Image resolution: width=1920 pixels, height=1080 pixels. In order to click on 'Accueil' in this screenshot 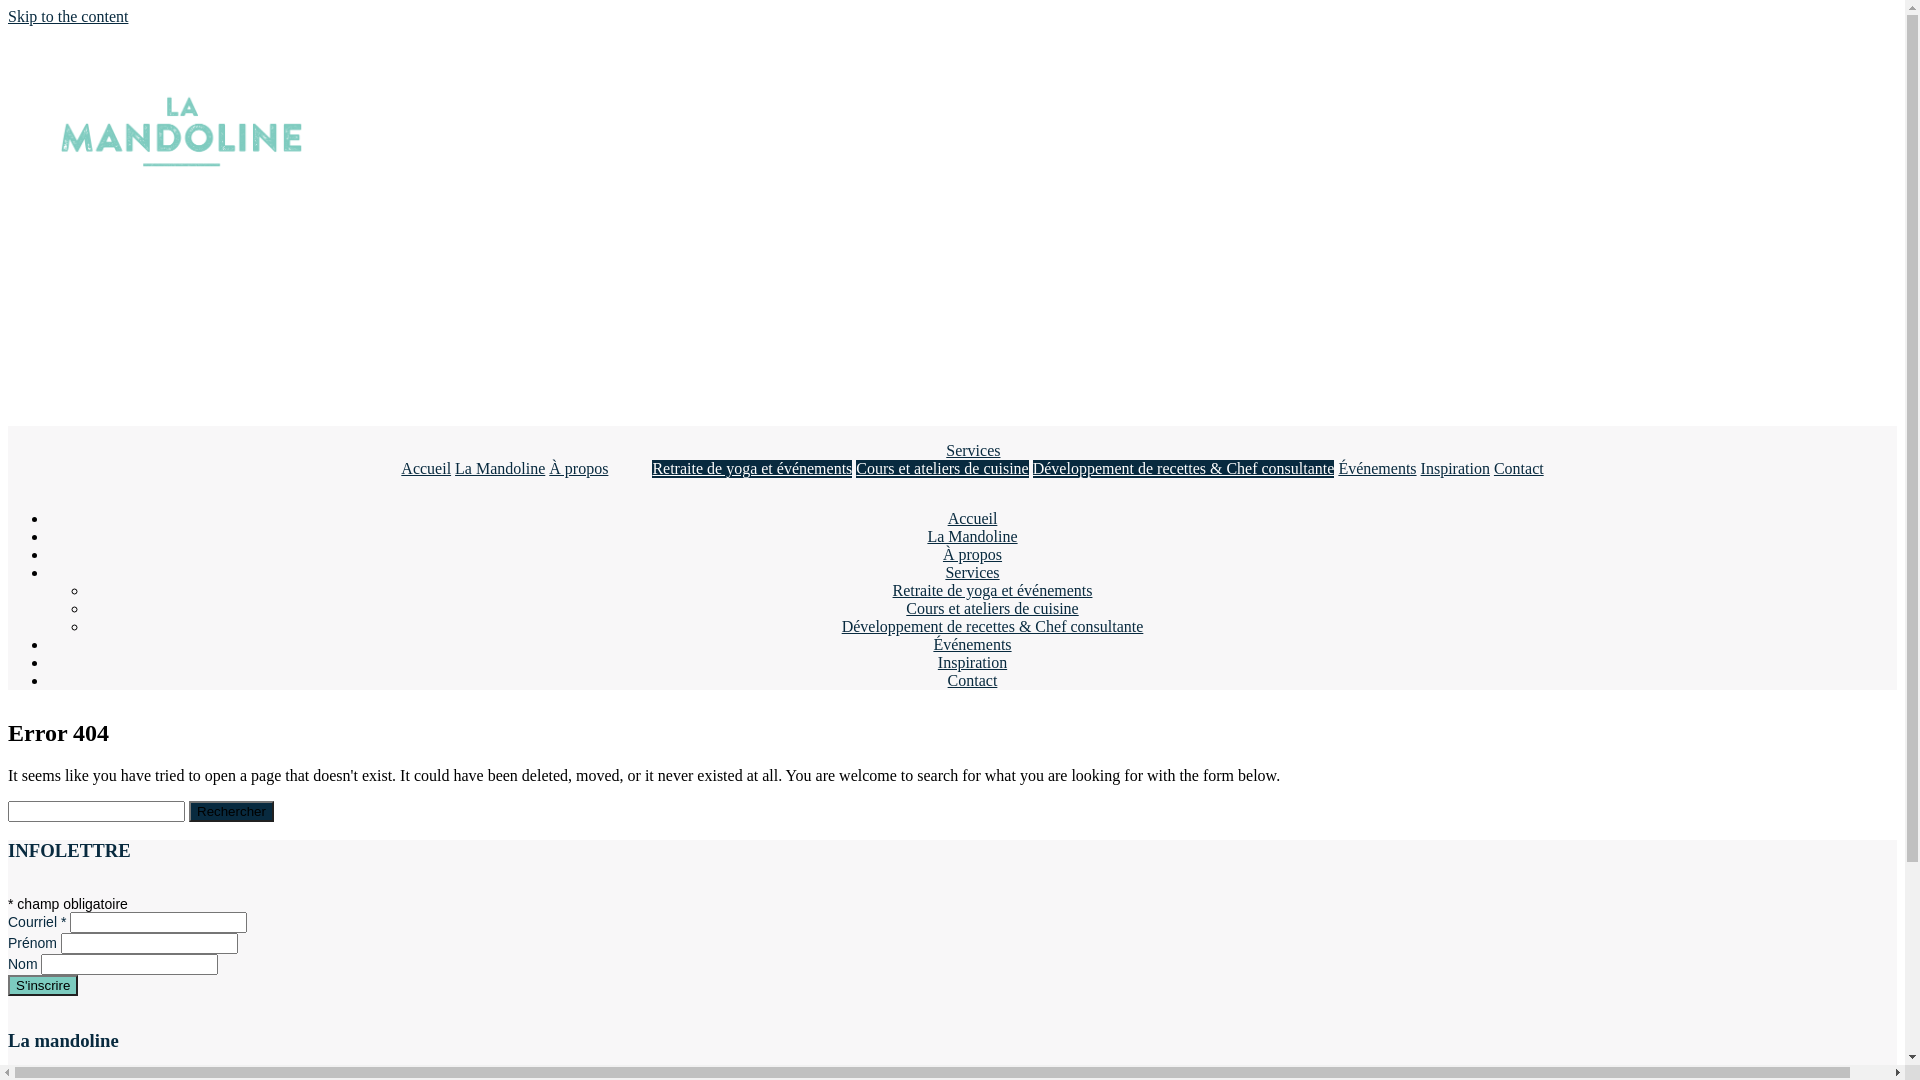, I will do `click(425, 468)`.